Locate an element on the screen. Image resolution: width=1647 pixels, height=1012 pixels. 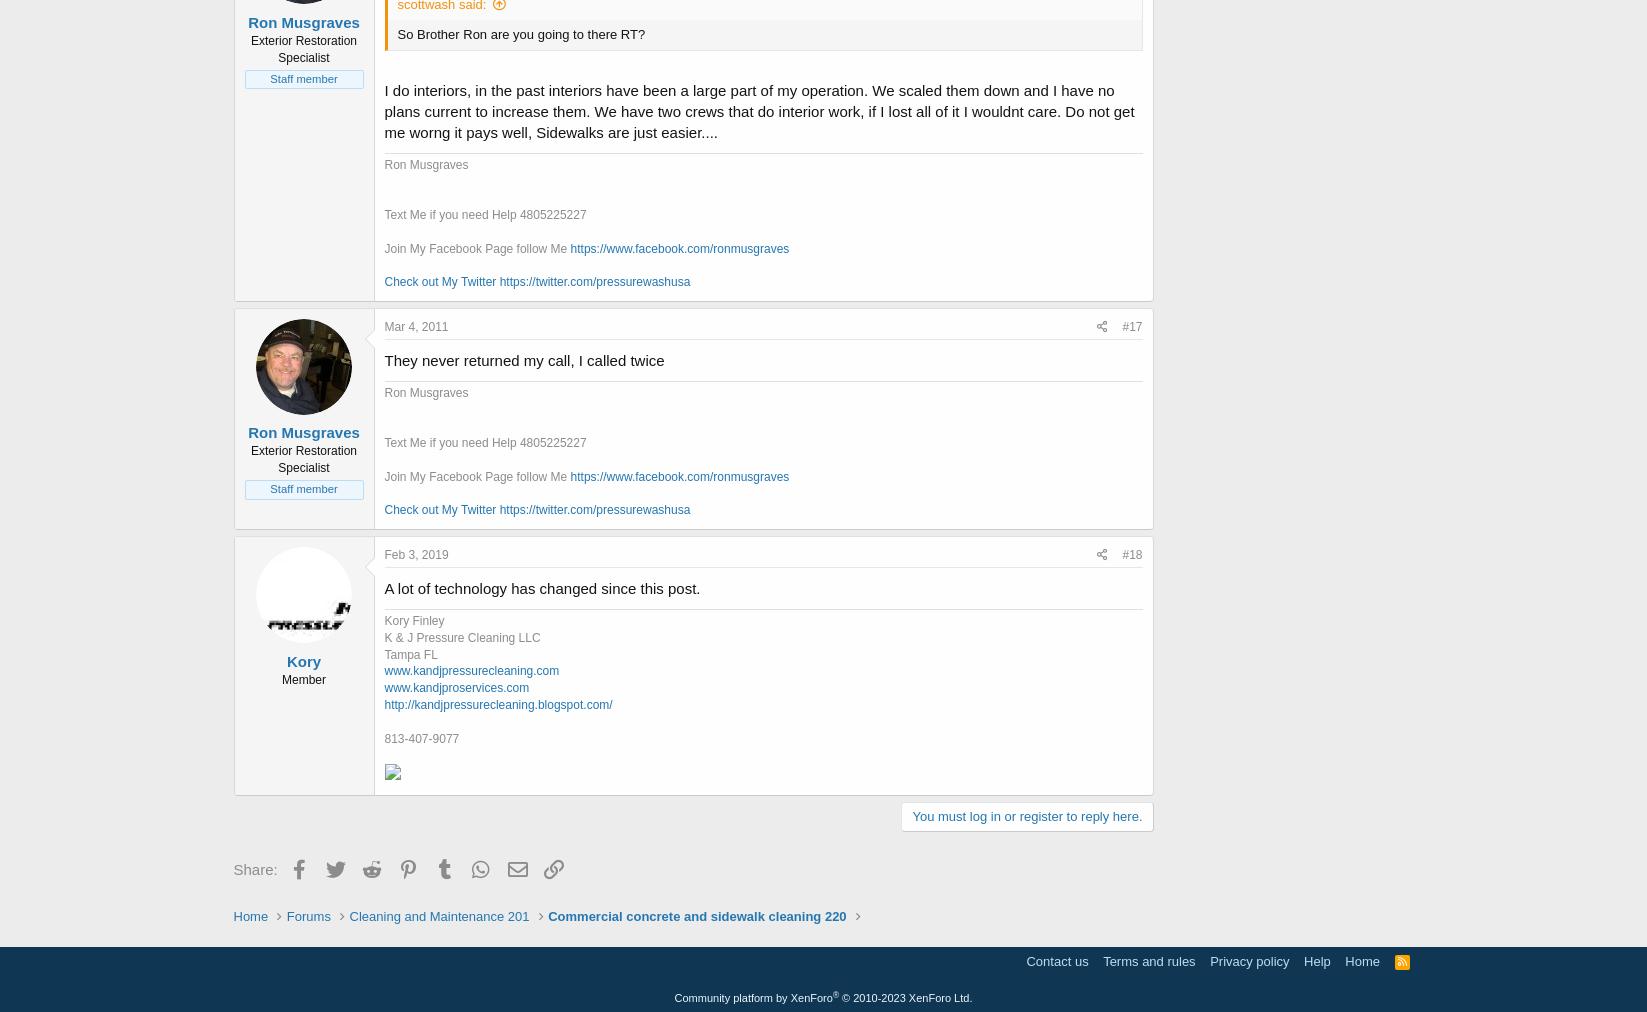
'#18' is located at coordinates (1131, 553).